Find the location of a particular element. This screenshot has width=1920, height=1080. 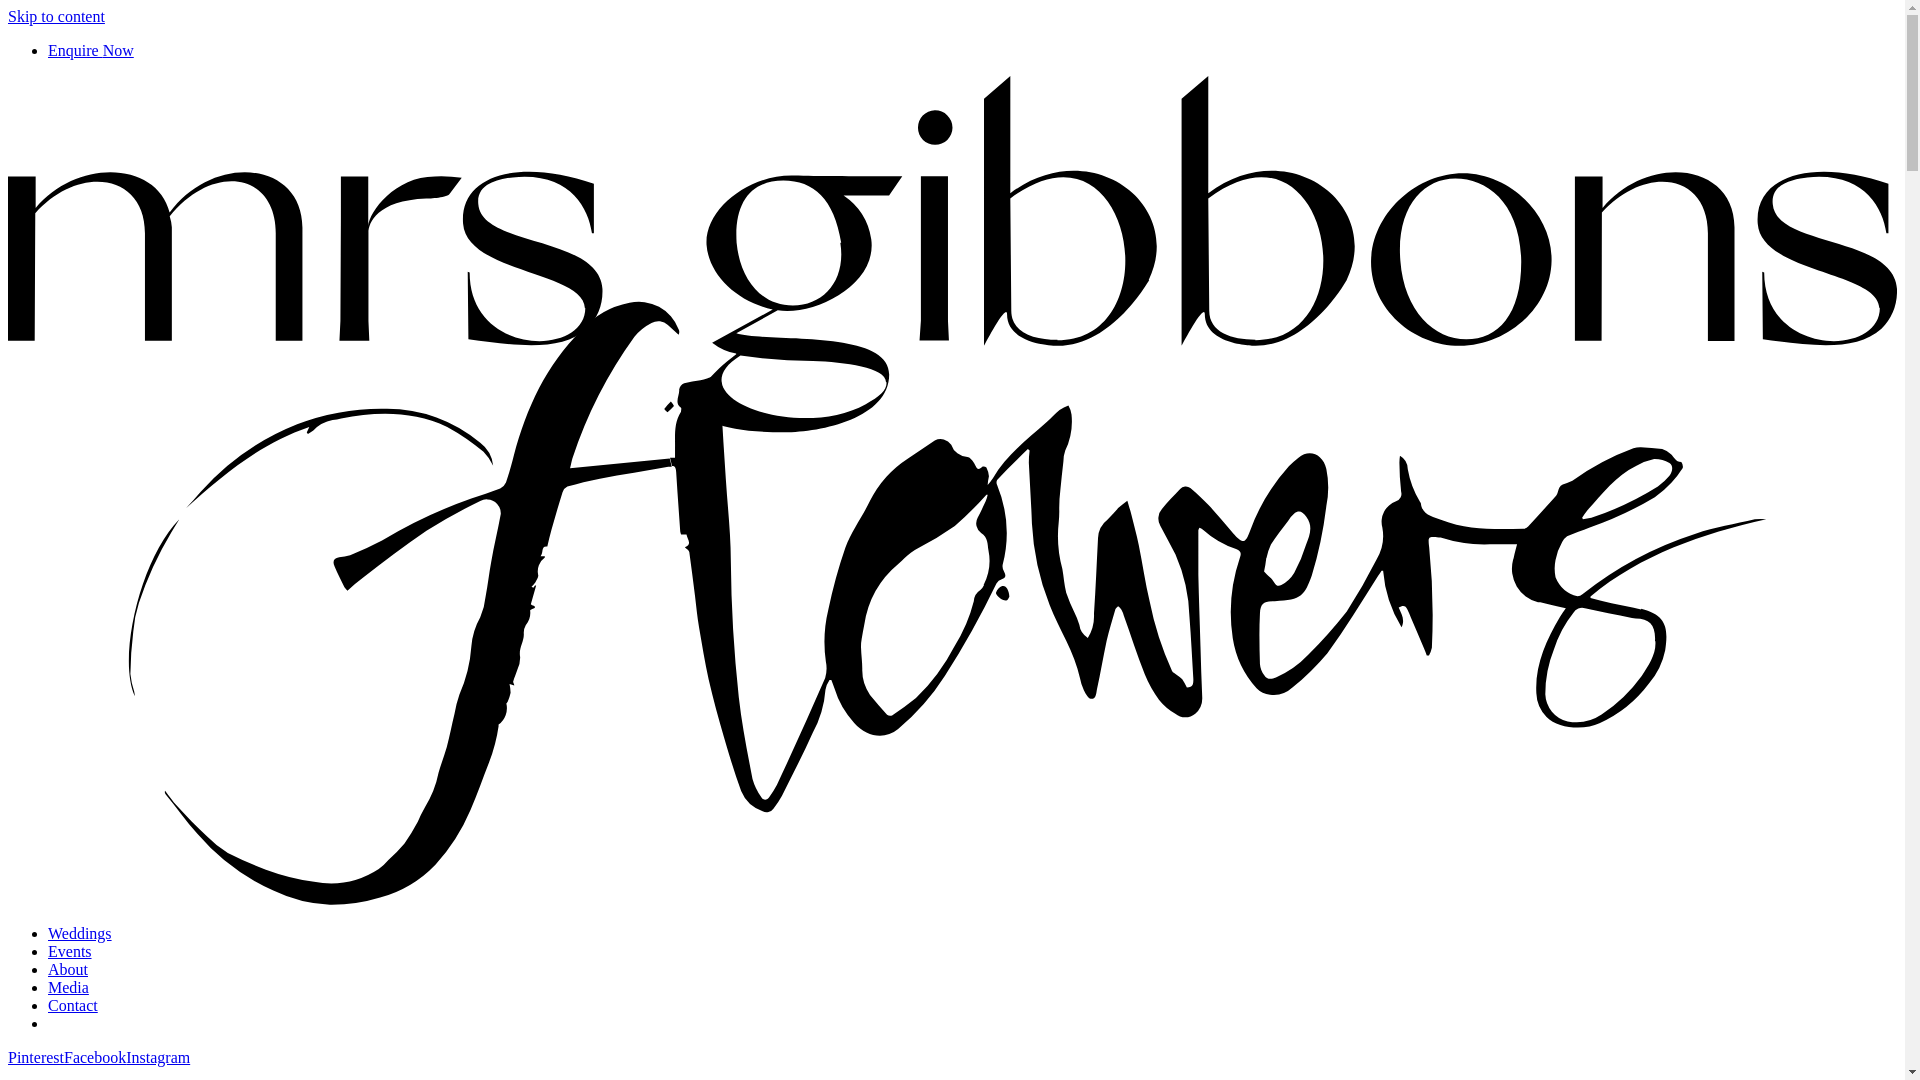

'Skip to content' is located at coordinates (56, 16).